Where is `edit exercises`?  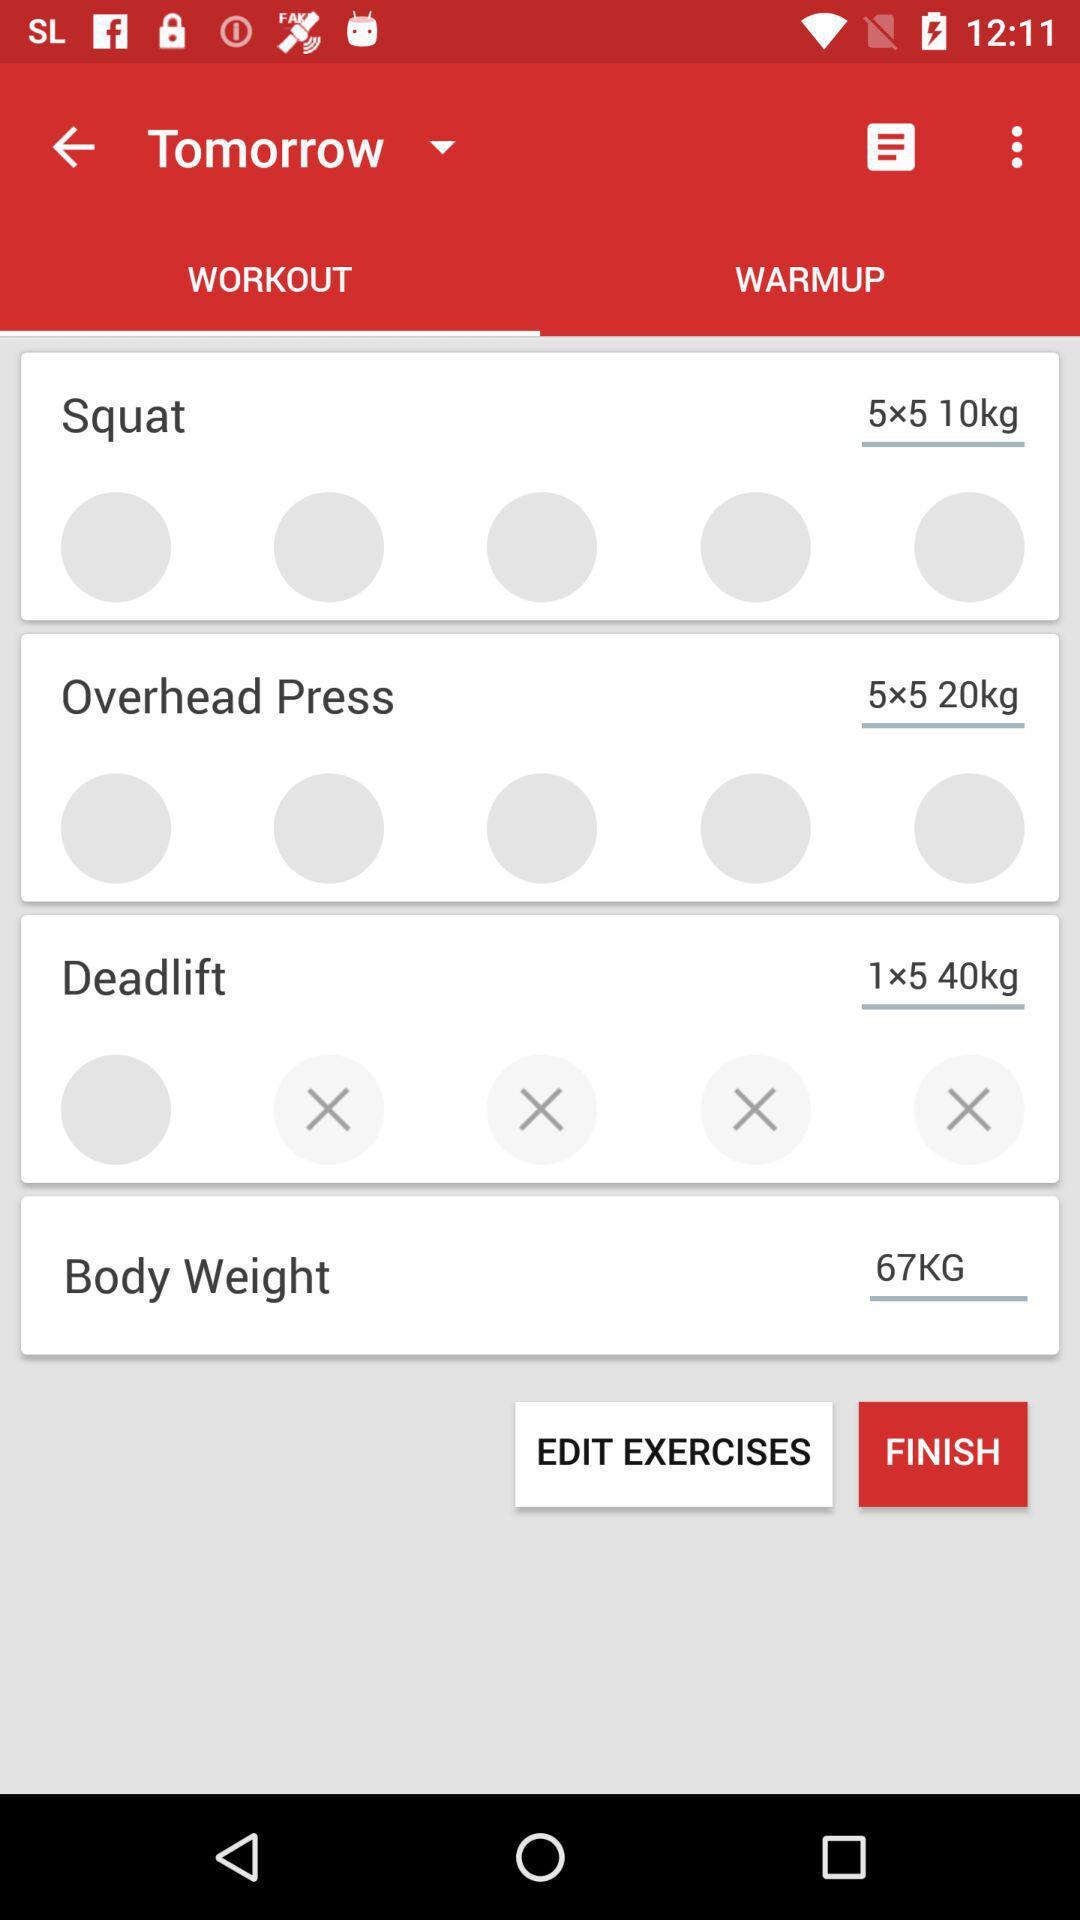
edit exercises is located at coordinates (673, 1454).